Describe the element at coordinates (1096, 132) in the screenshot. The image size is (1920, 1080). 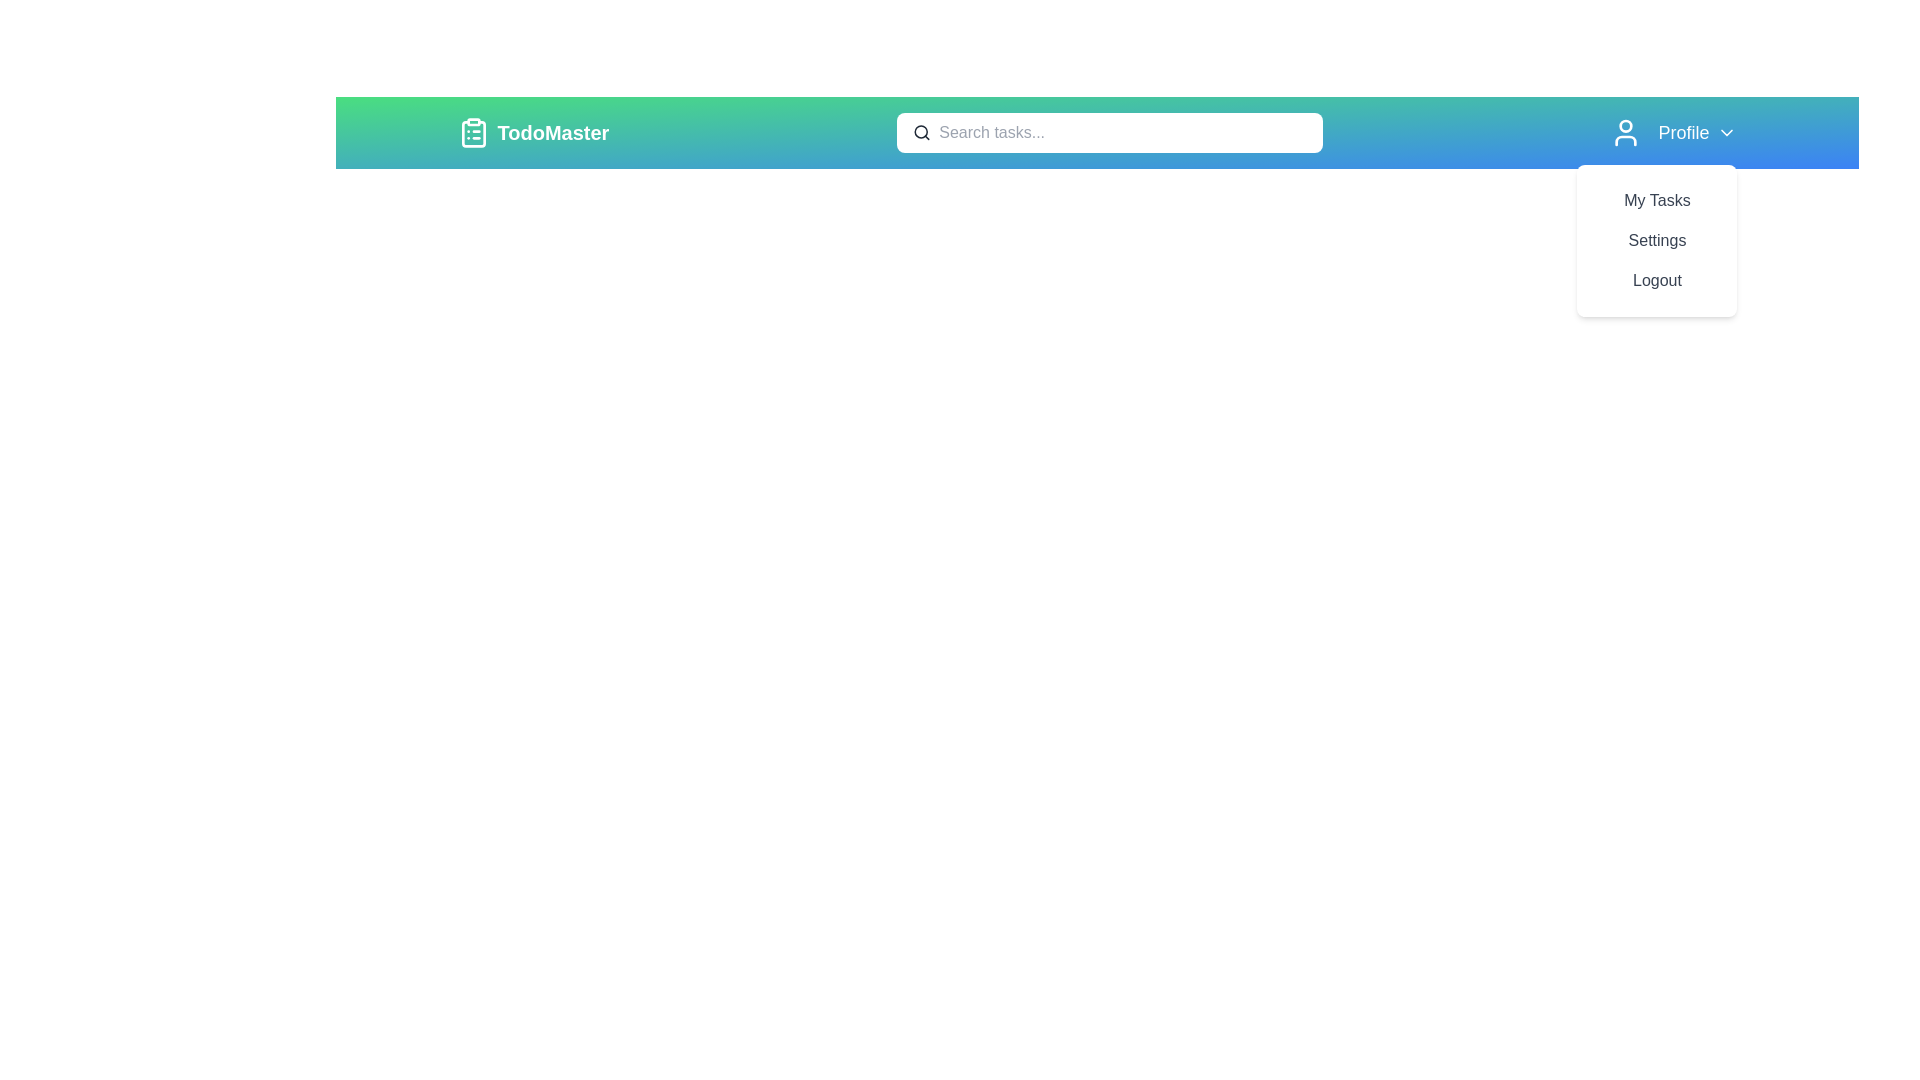
I see `the centrally located search box in the top navigation bar to focus the input for user queries` at that location.